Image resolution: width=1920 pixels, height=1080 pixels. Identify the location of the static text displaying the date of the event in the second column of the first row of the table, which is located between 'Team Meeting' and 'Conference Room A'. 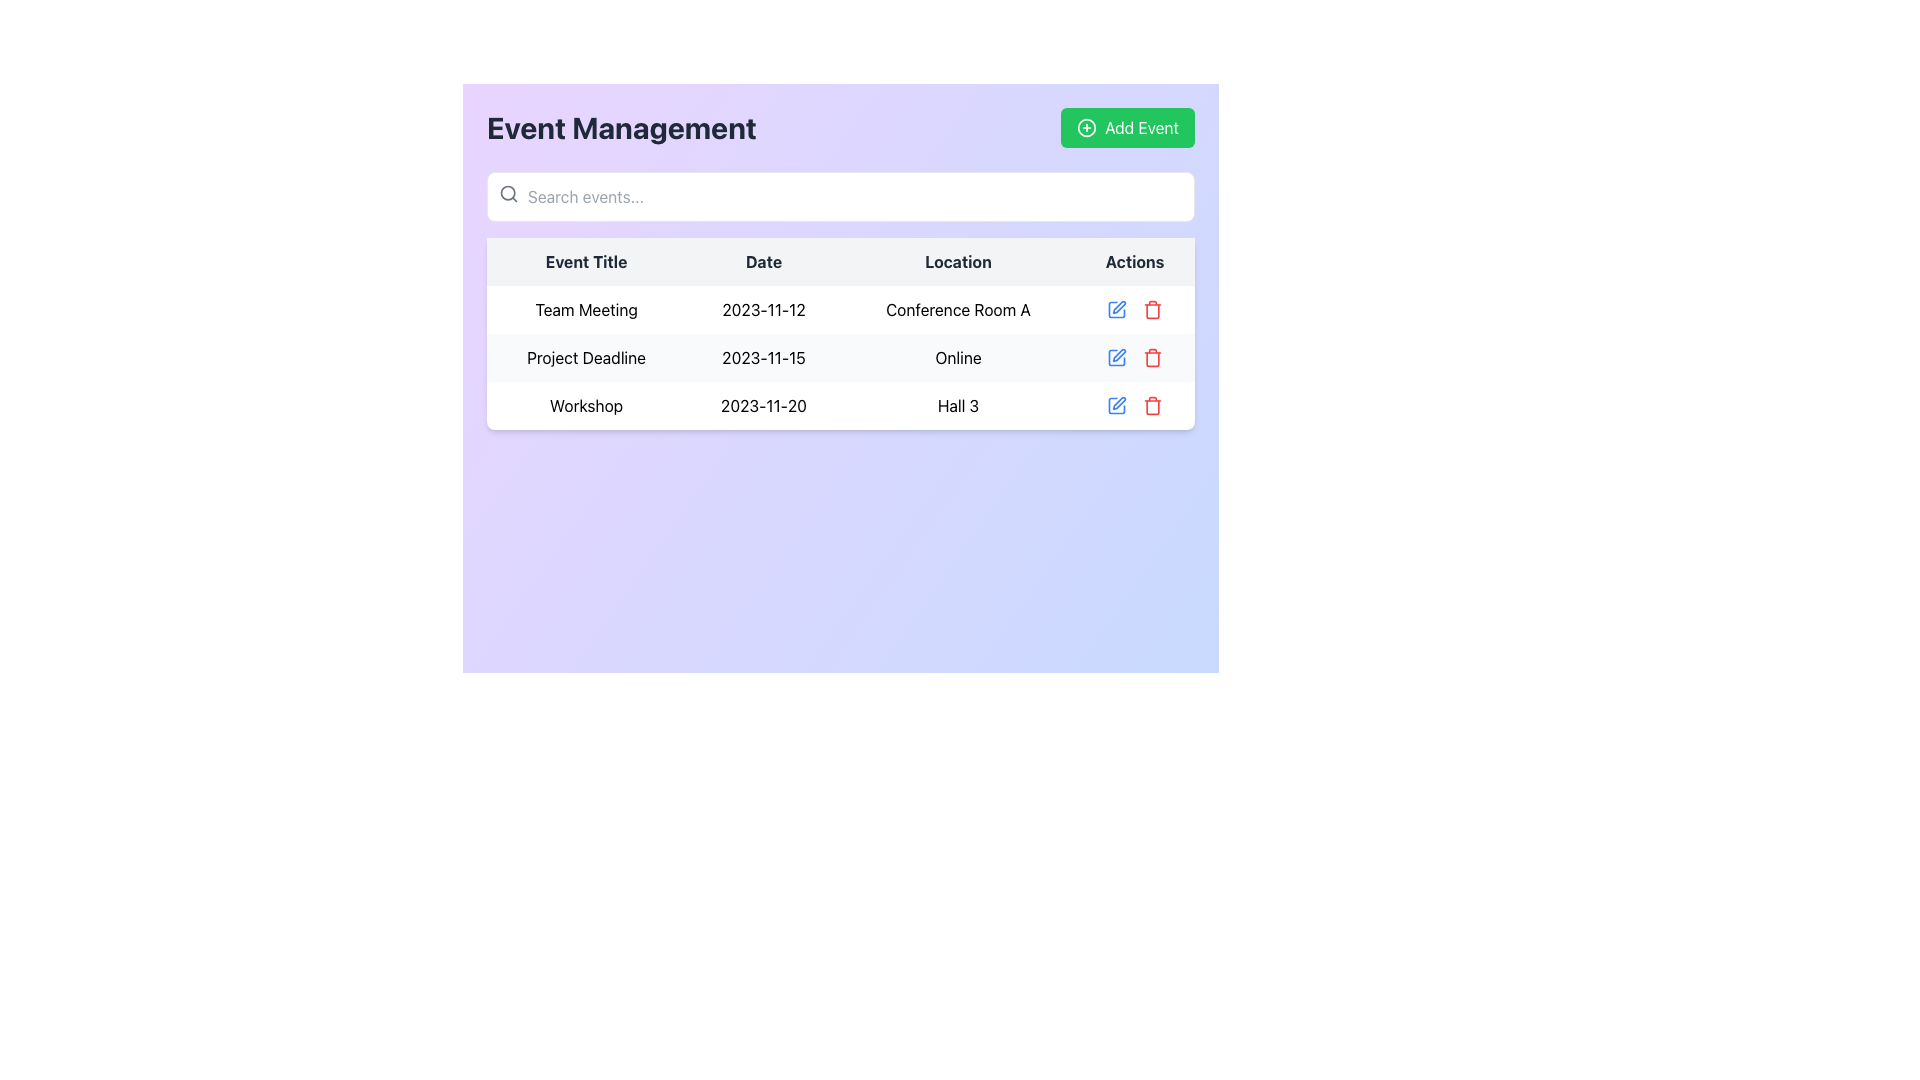
(762, 309).